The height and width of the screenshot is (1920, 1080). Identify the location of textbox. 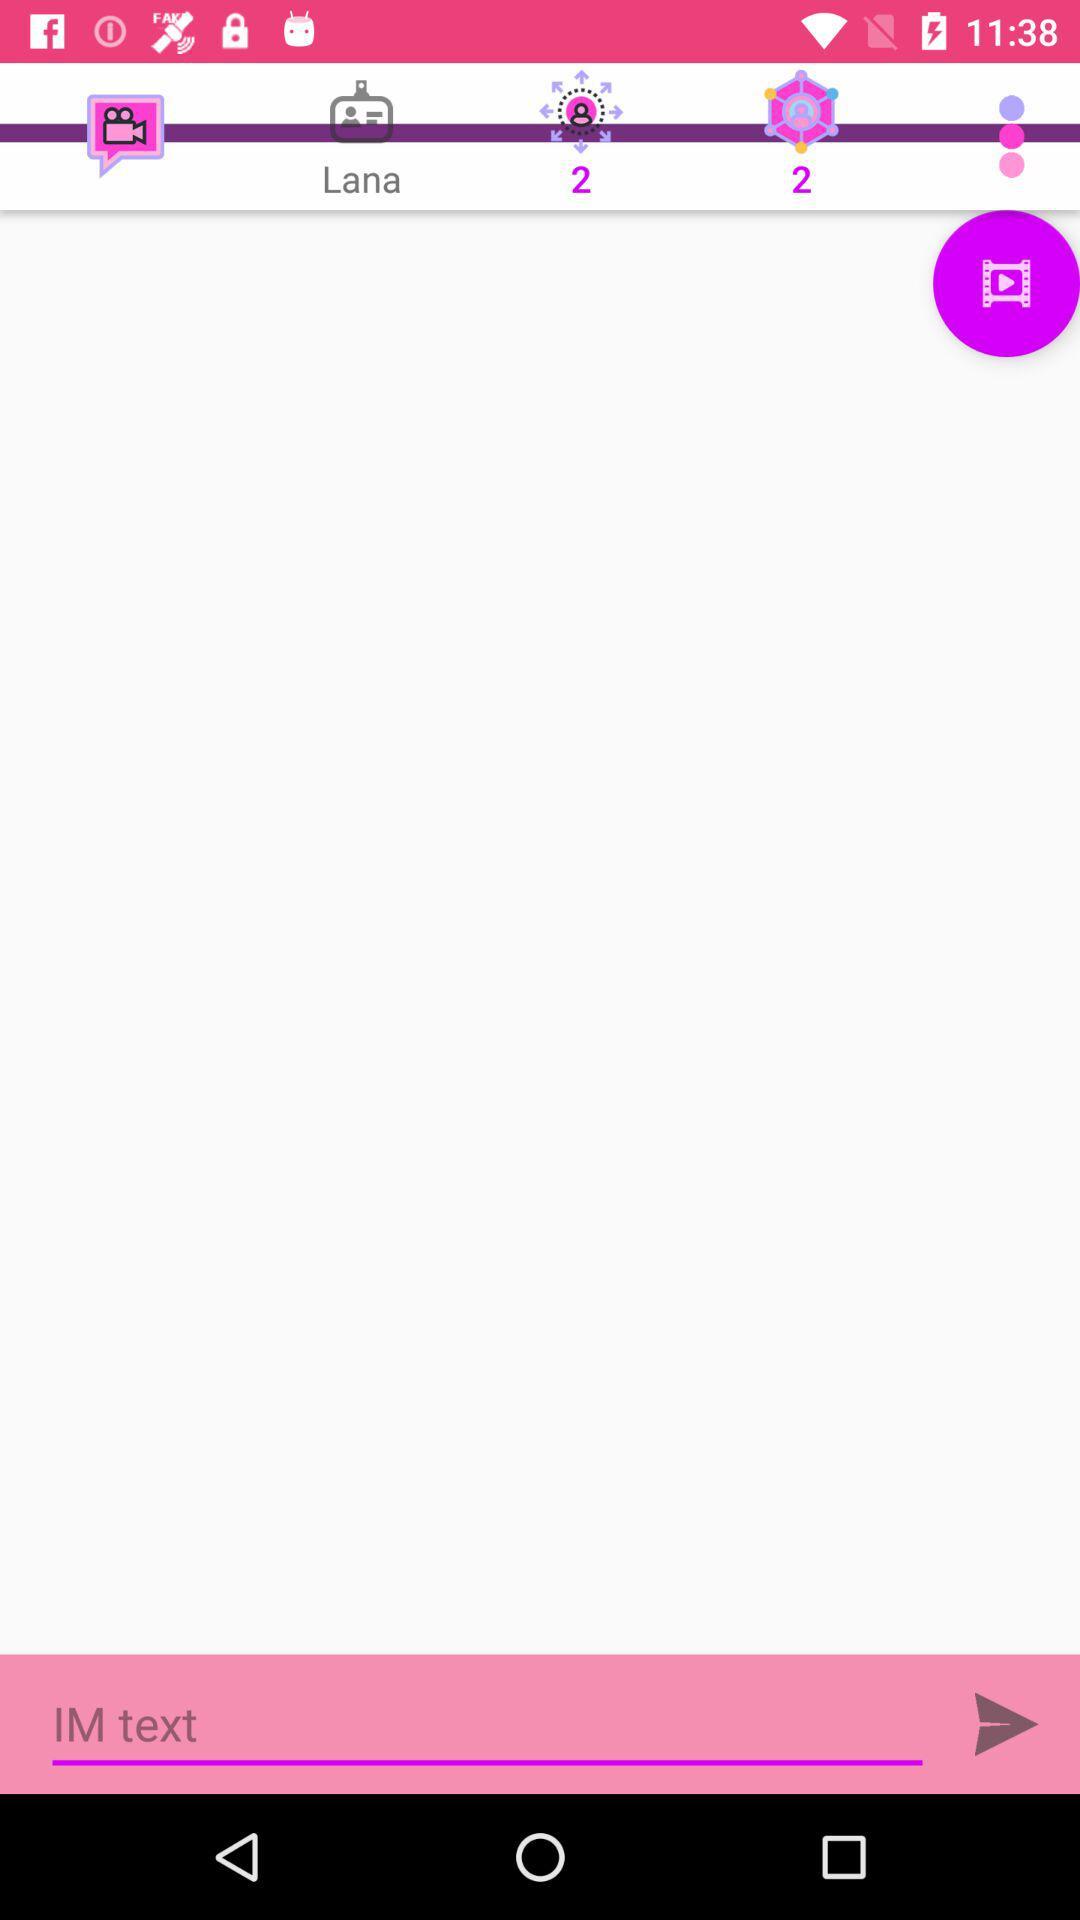
(487, 1723).